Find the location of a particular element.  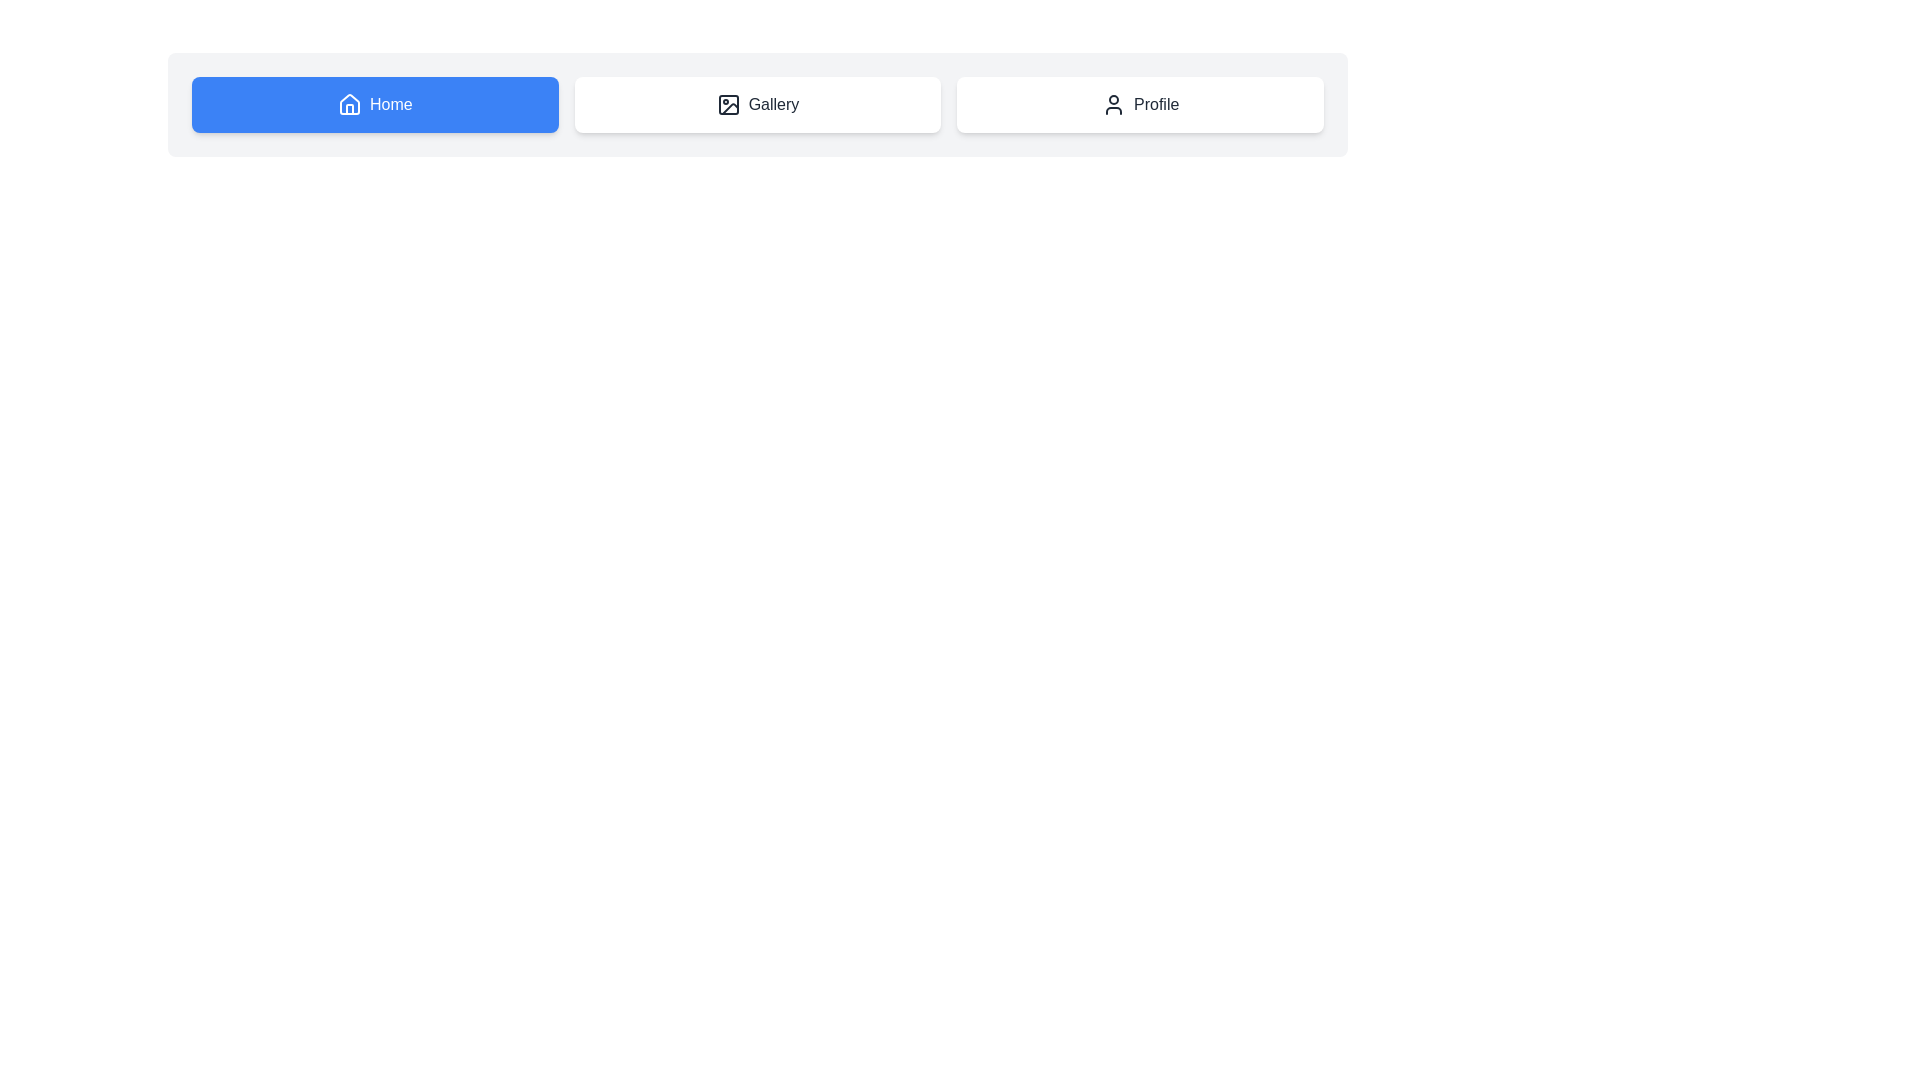

the 'Profile' button to navigate to the Profile section is located at coordinates (1140, 104).